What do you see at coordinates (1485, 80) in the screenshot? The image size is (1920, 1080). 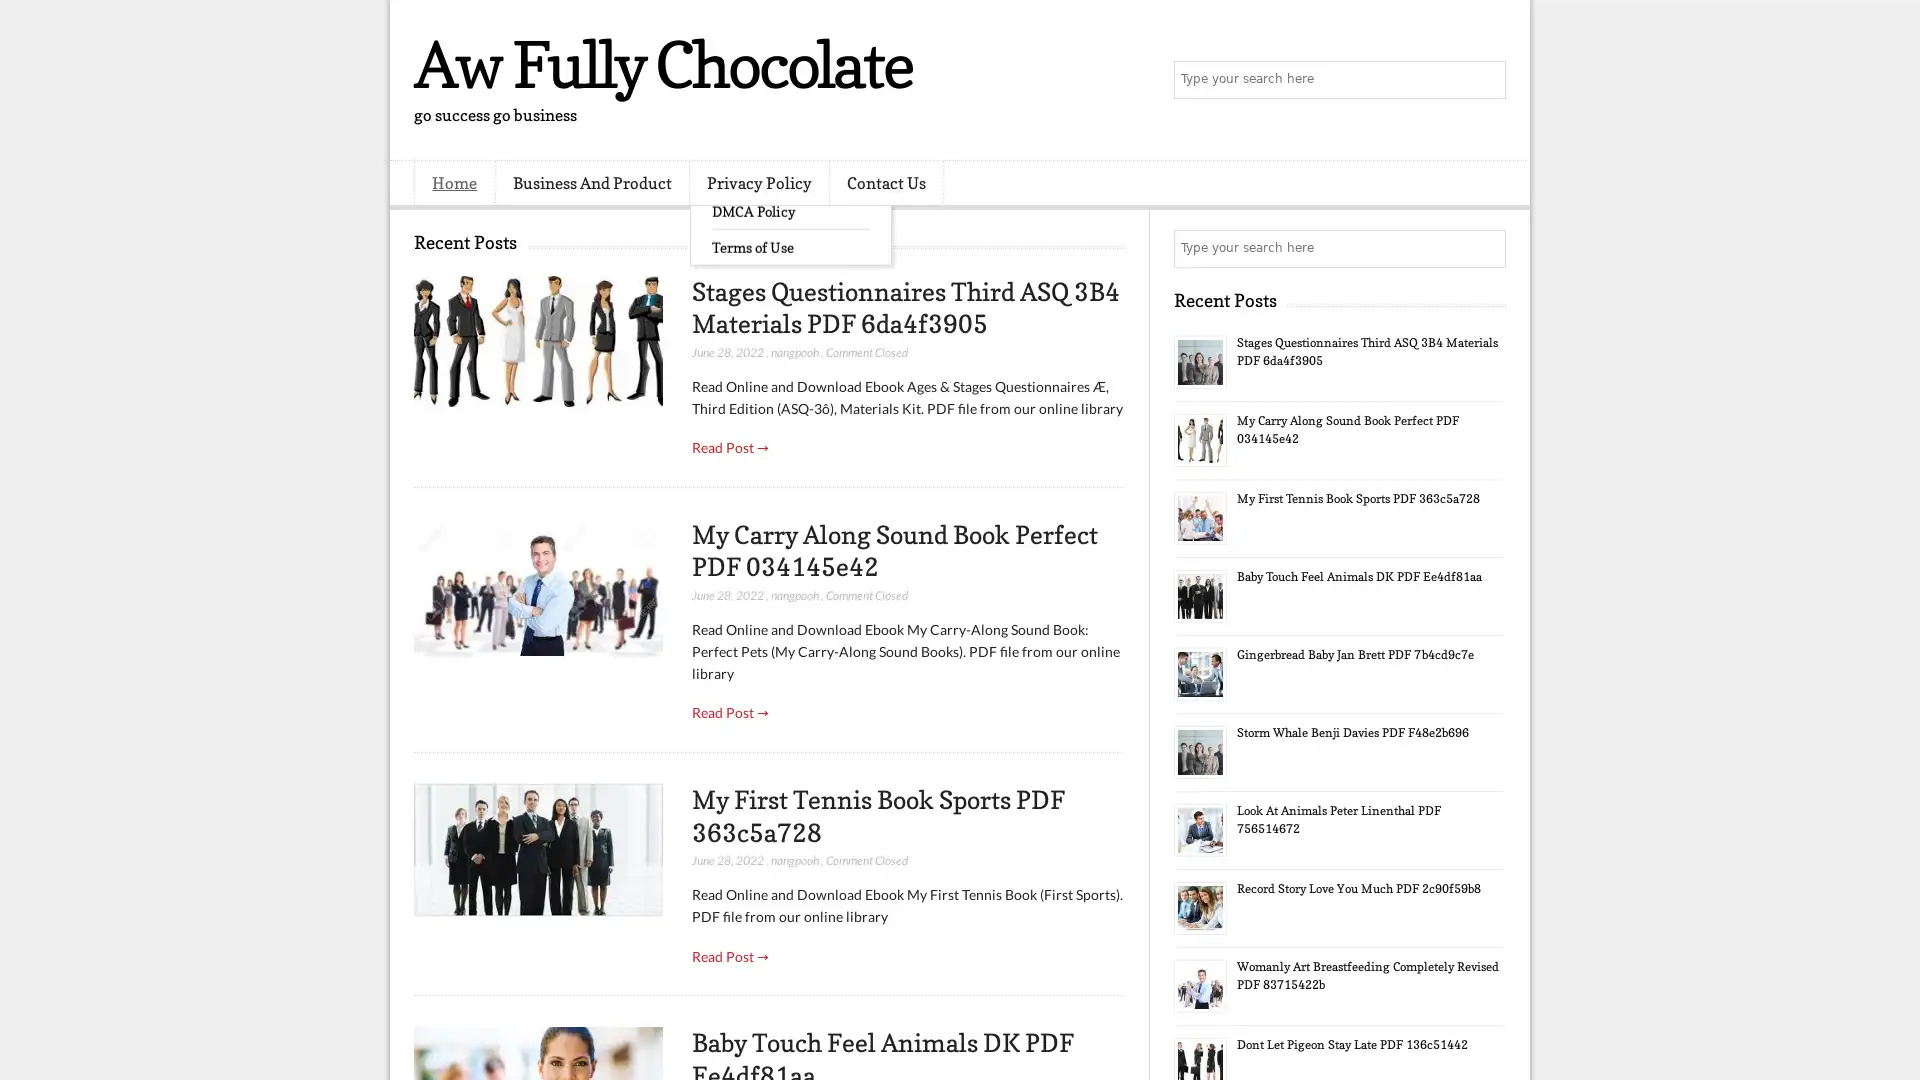 I see `Search` at bounding box center [1485, 80].